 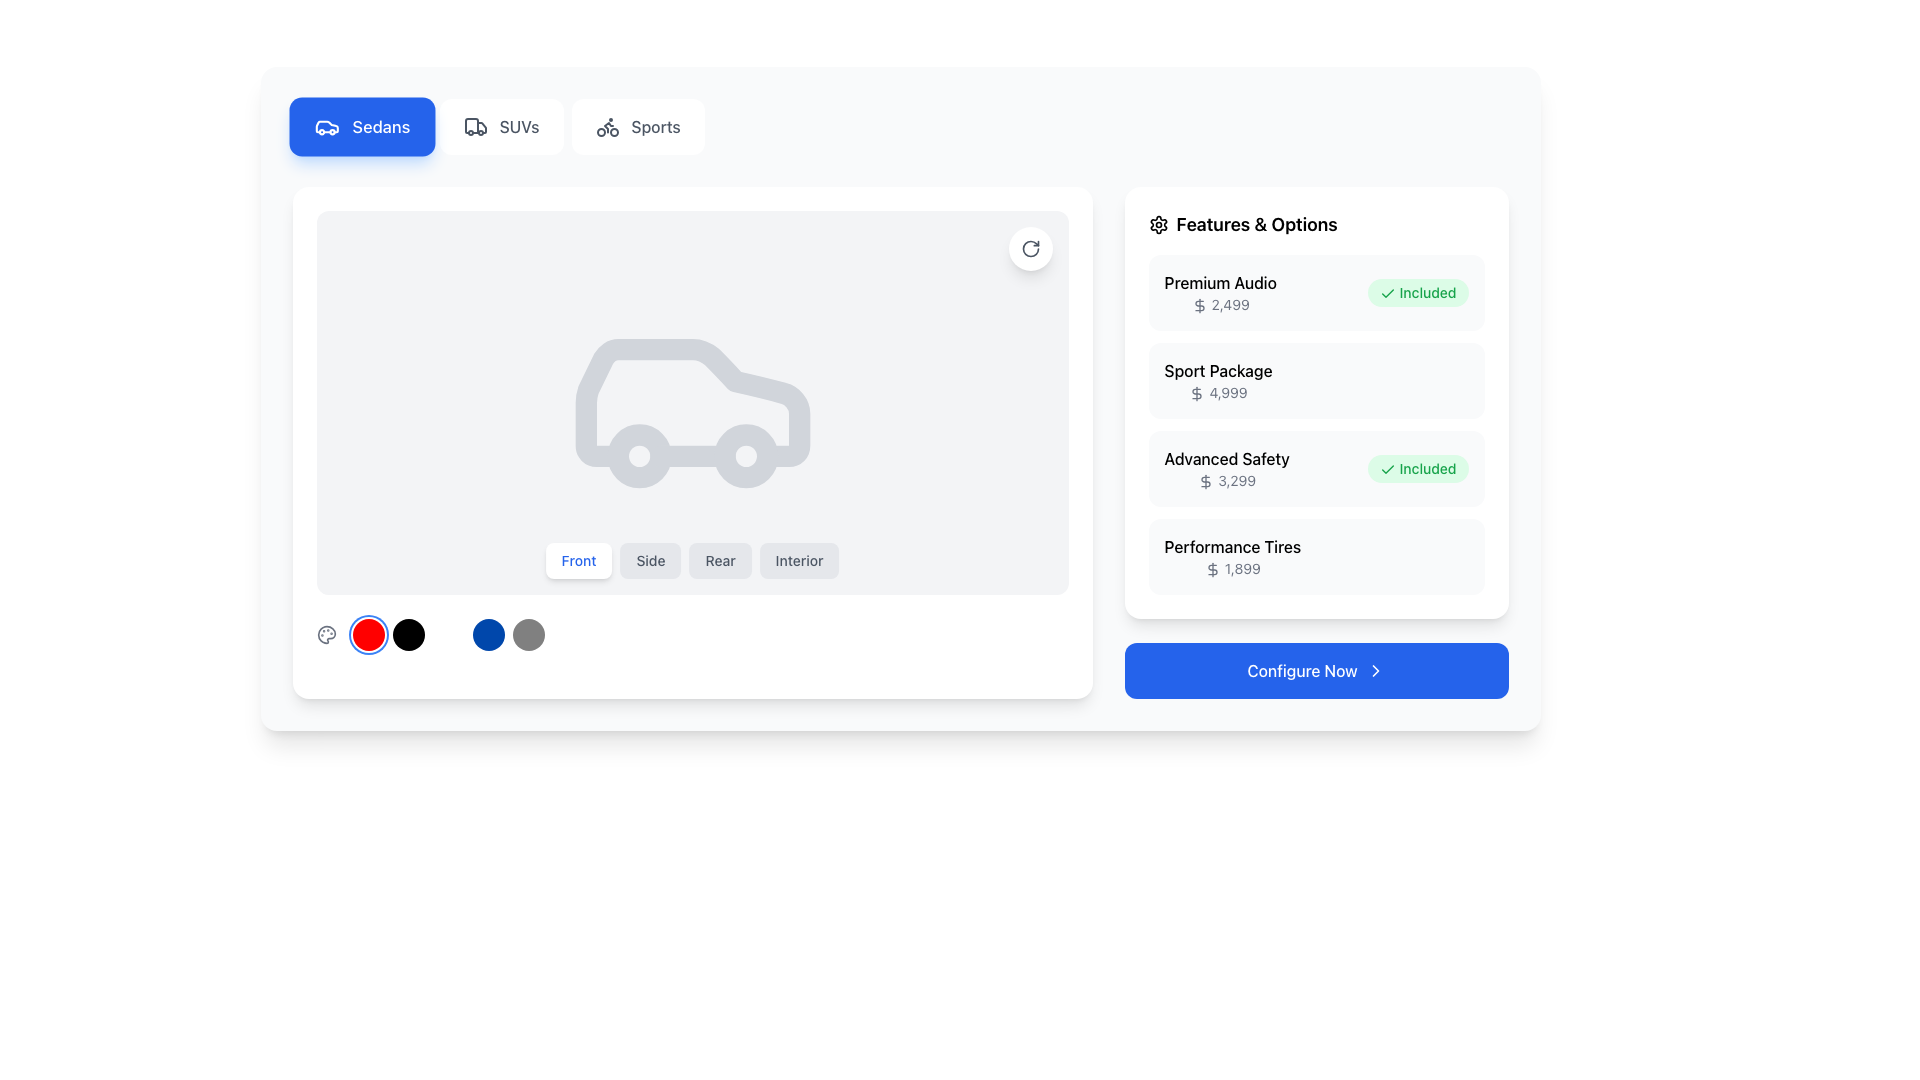 What do you see at coordinates (1417, 469) in the screenshot?
I see `the green pill-shaped Status indicator label that displays 'Included' with a checkmark icon, located in the 'Features & Options' list under 'Advanced Safety'` at bounding box center [1417, 469].